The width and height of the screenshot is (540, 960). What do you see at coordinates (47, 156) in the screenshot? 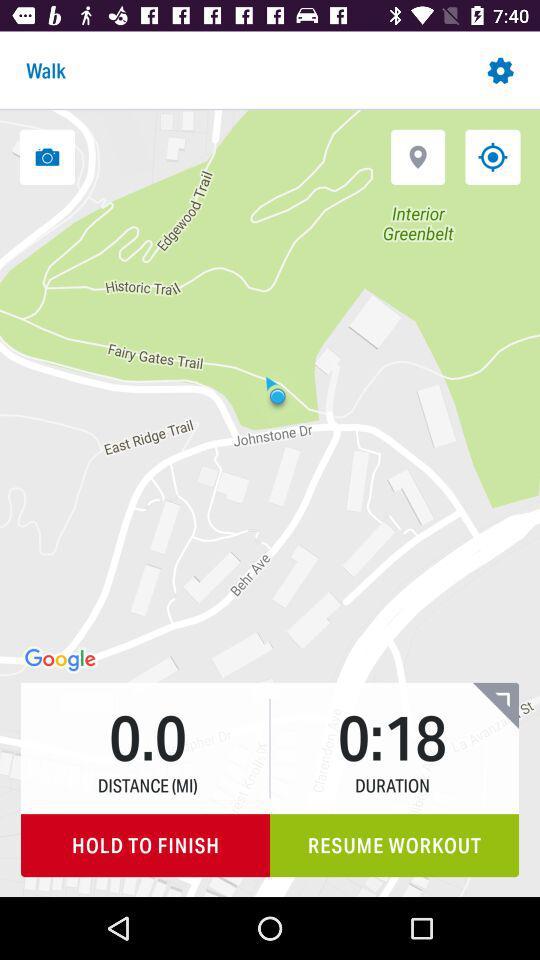
I see `screenshot` at bounding box center [47, 156].